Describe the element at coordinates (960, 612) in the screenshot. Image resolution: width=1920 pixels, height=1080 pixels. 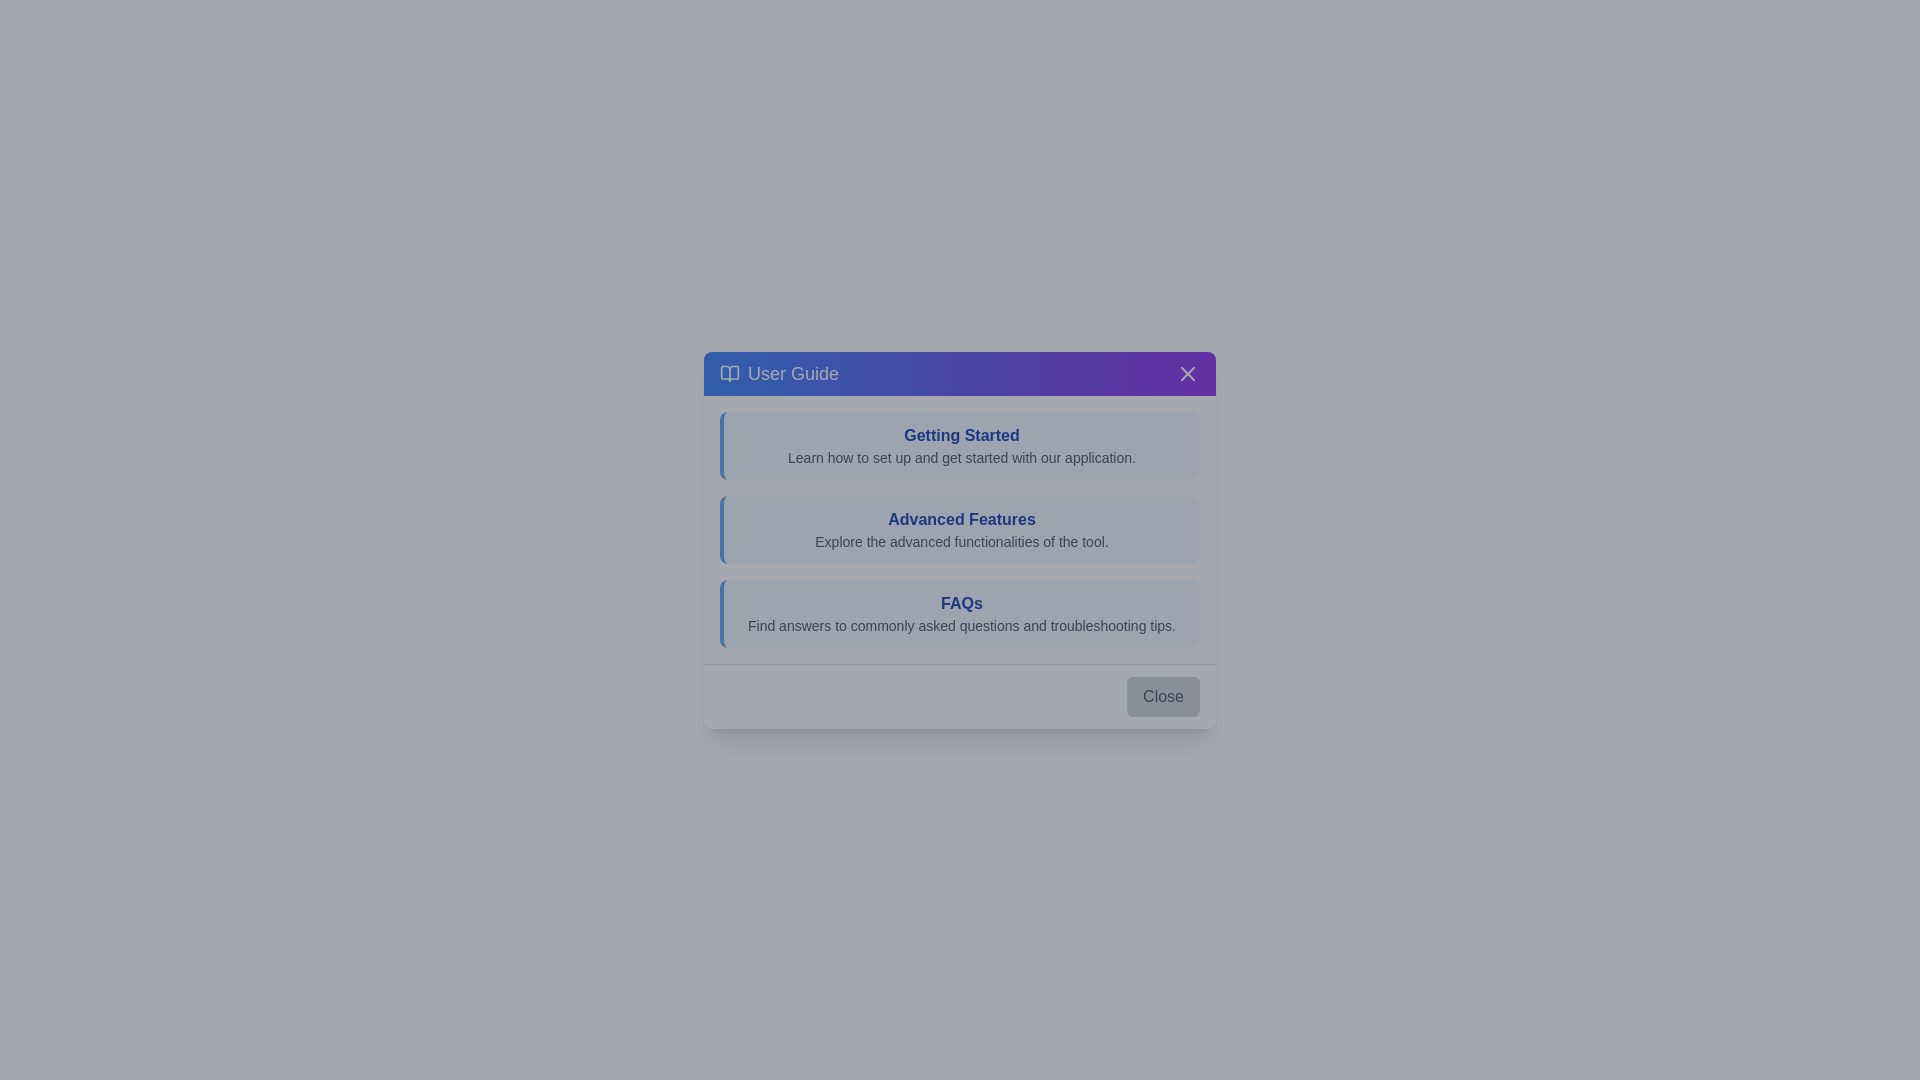
I see `the Informational Box labeled 'FAQs' that contains the description for commonly asked questions, located in the 'User Guide' modal` at that location.